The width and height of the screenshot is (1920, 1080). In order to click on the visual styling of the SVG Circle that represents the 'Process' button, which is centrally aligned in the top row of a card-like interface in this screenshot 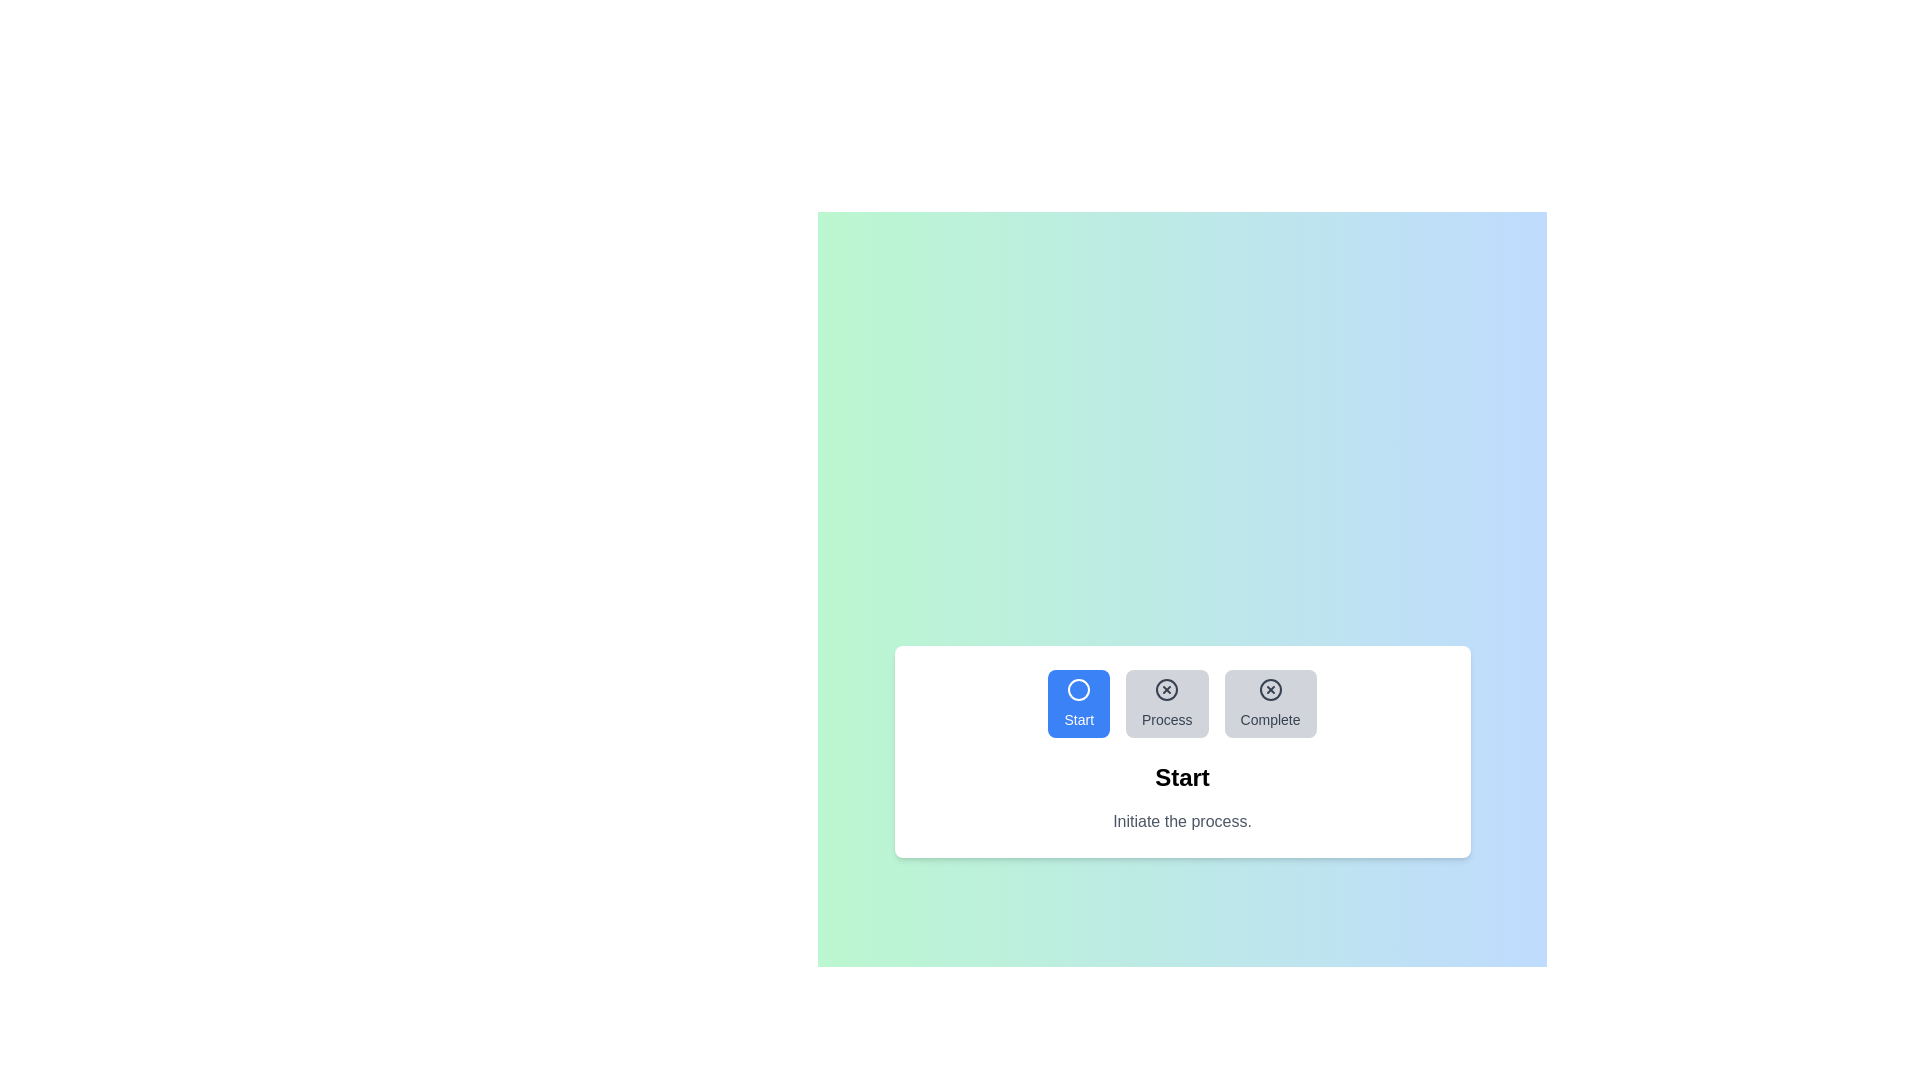, I will do `click(1167, 689)`.